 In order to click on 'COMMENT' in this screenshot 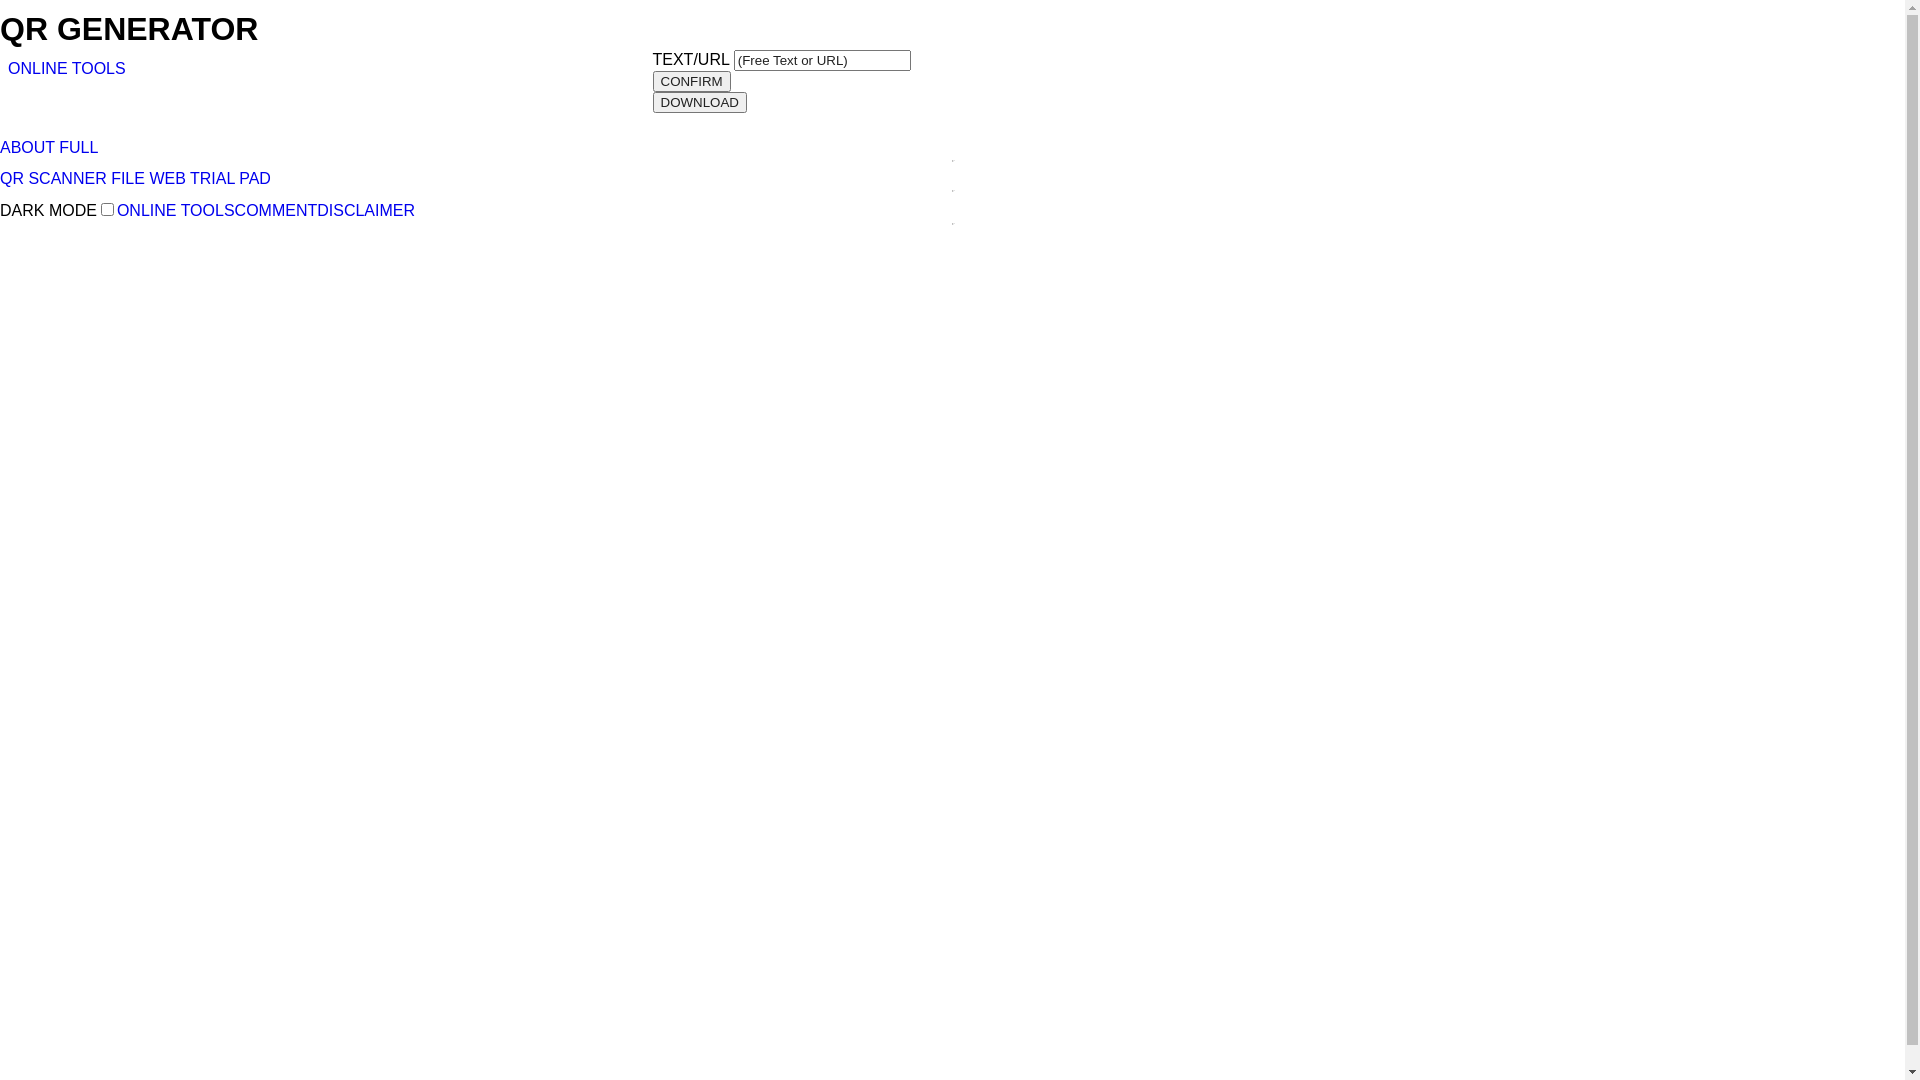, I will do `click(275, 210)`.